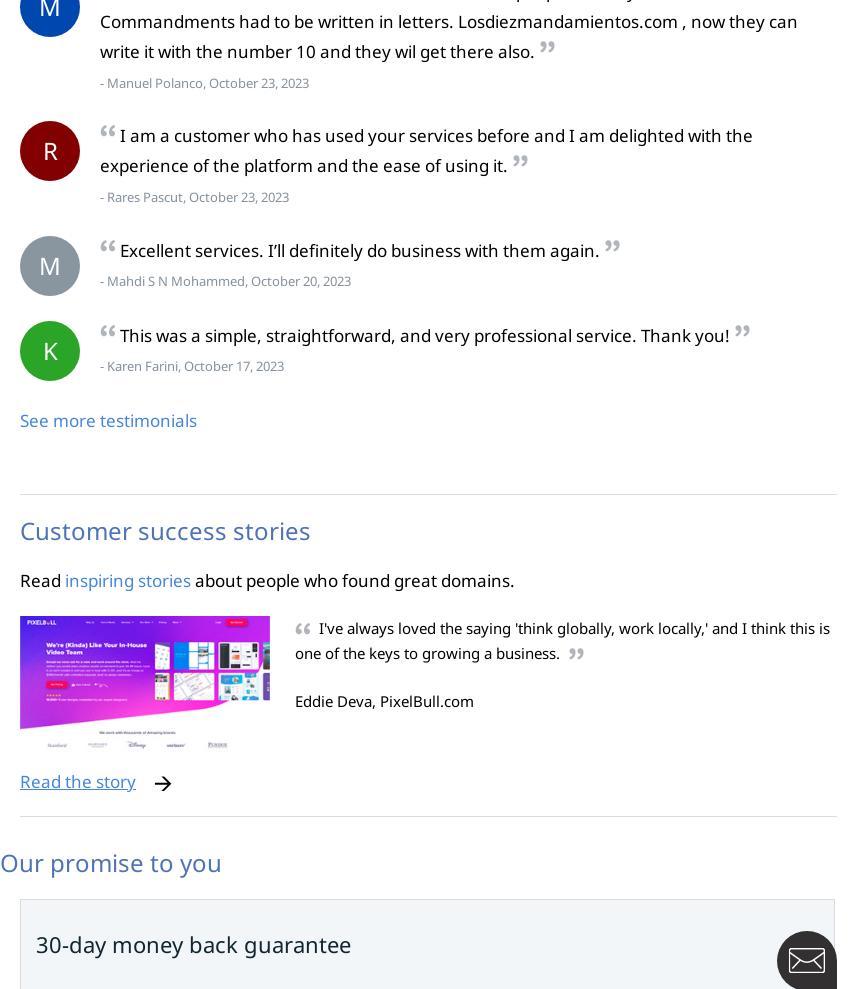 The height and width of the screenshot is (989, 857). I want to click on 'inspiring stories', so click(127, 578).